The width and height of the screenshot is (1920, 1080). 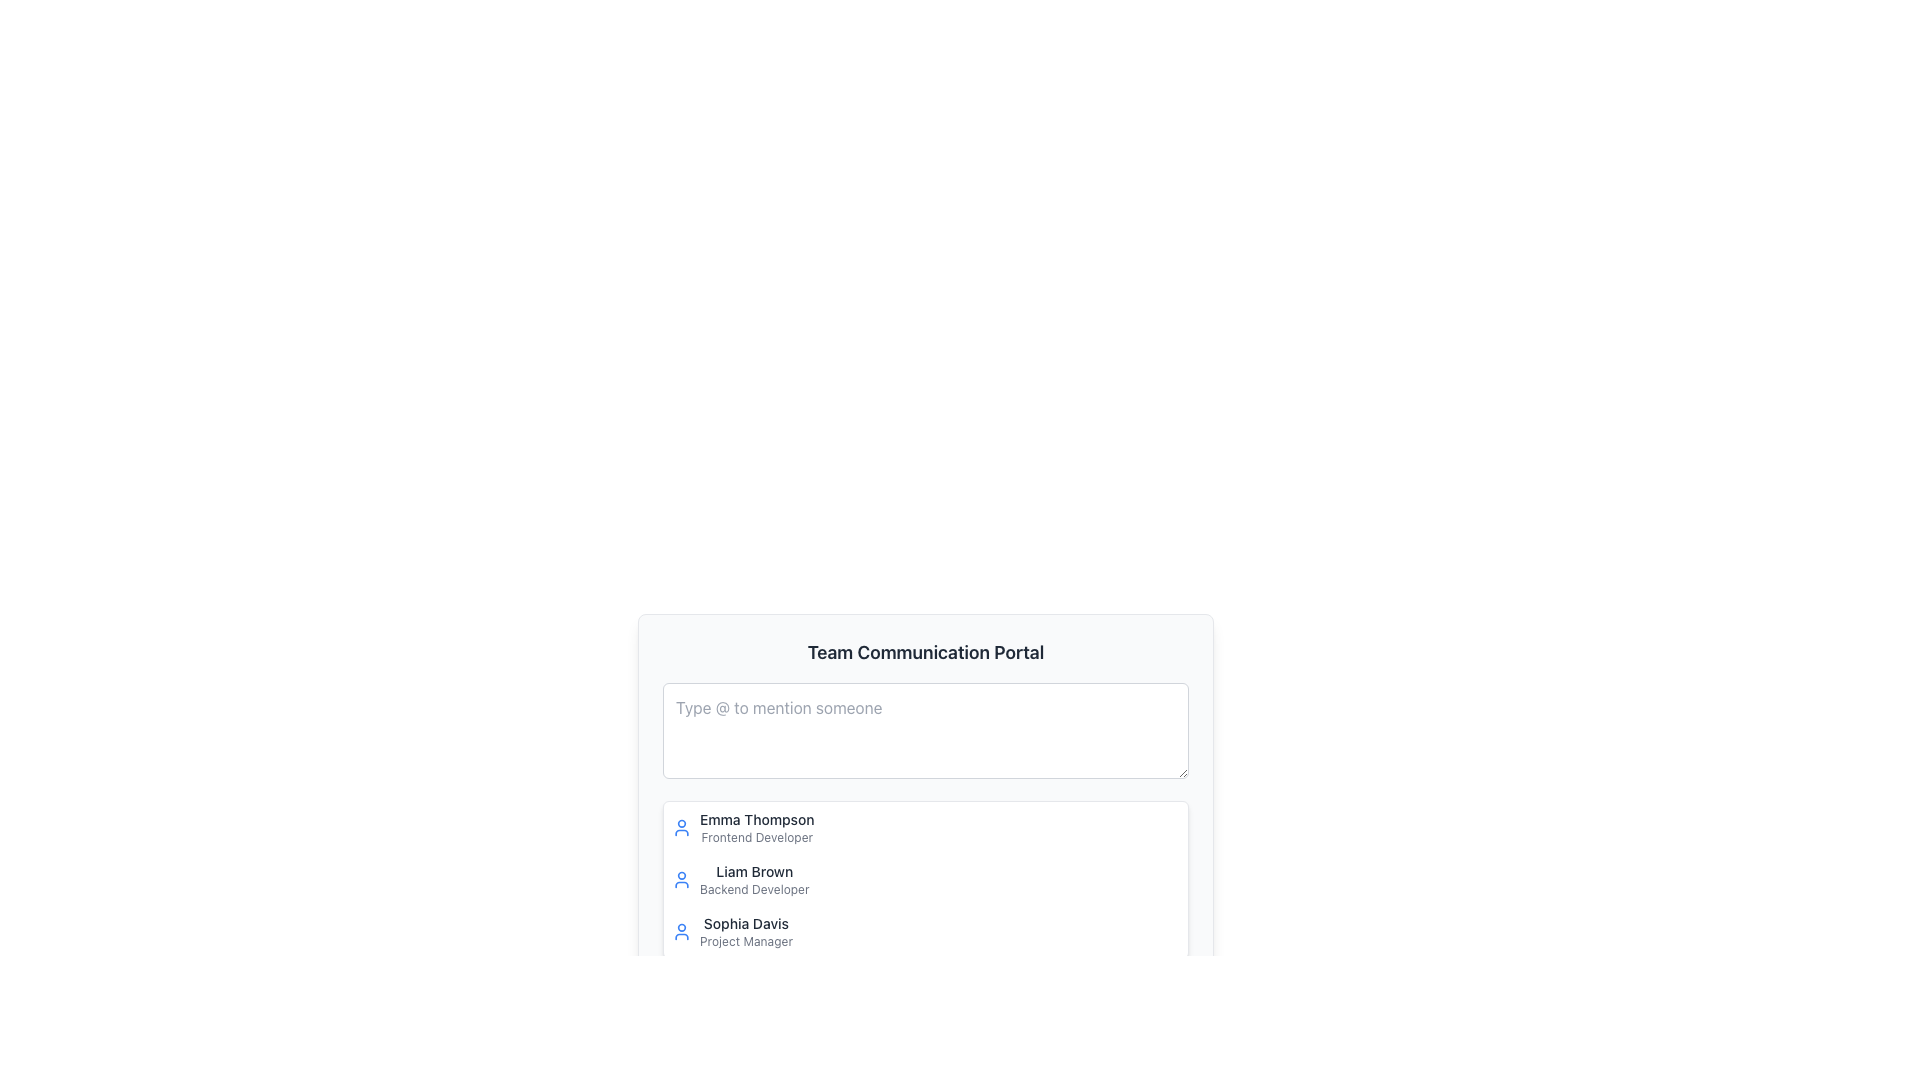 I want to click on the first user profile list item located beneath the heading 'Type @ to mention someone', so click(x=756, y=828).